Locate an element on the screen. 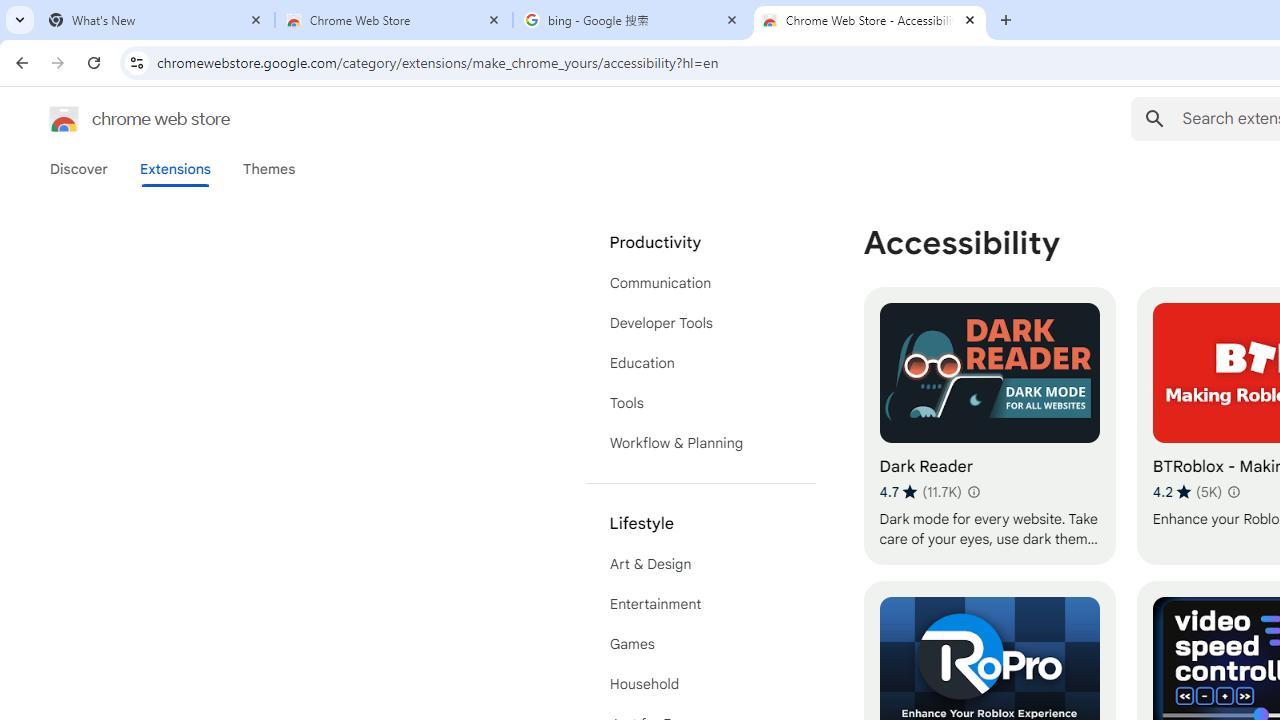 This screenshot has width=1280, height=720. 'Learn more about results and reviews "Dark Reader"' is located at coordinates (972, 492).